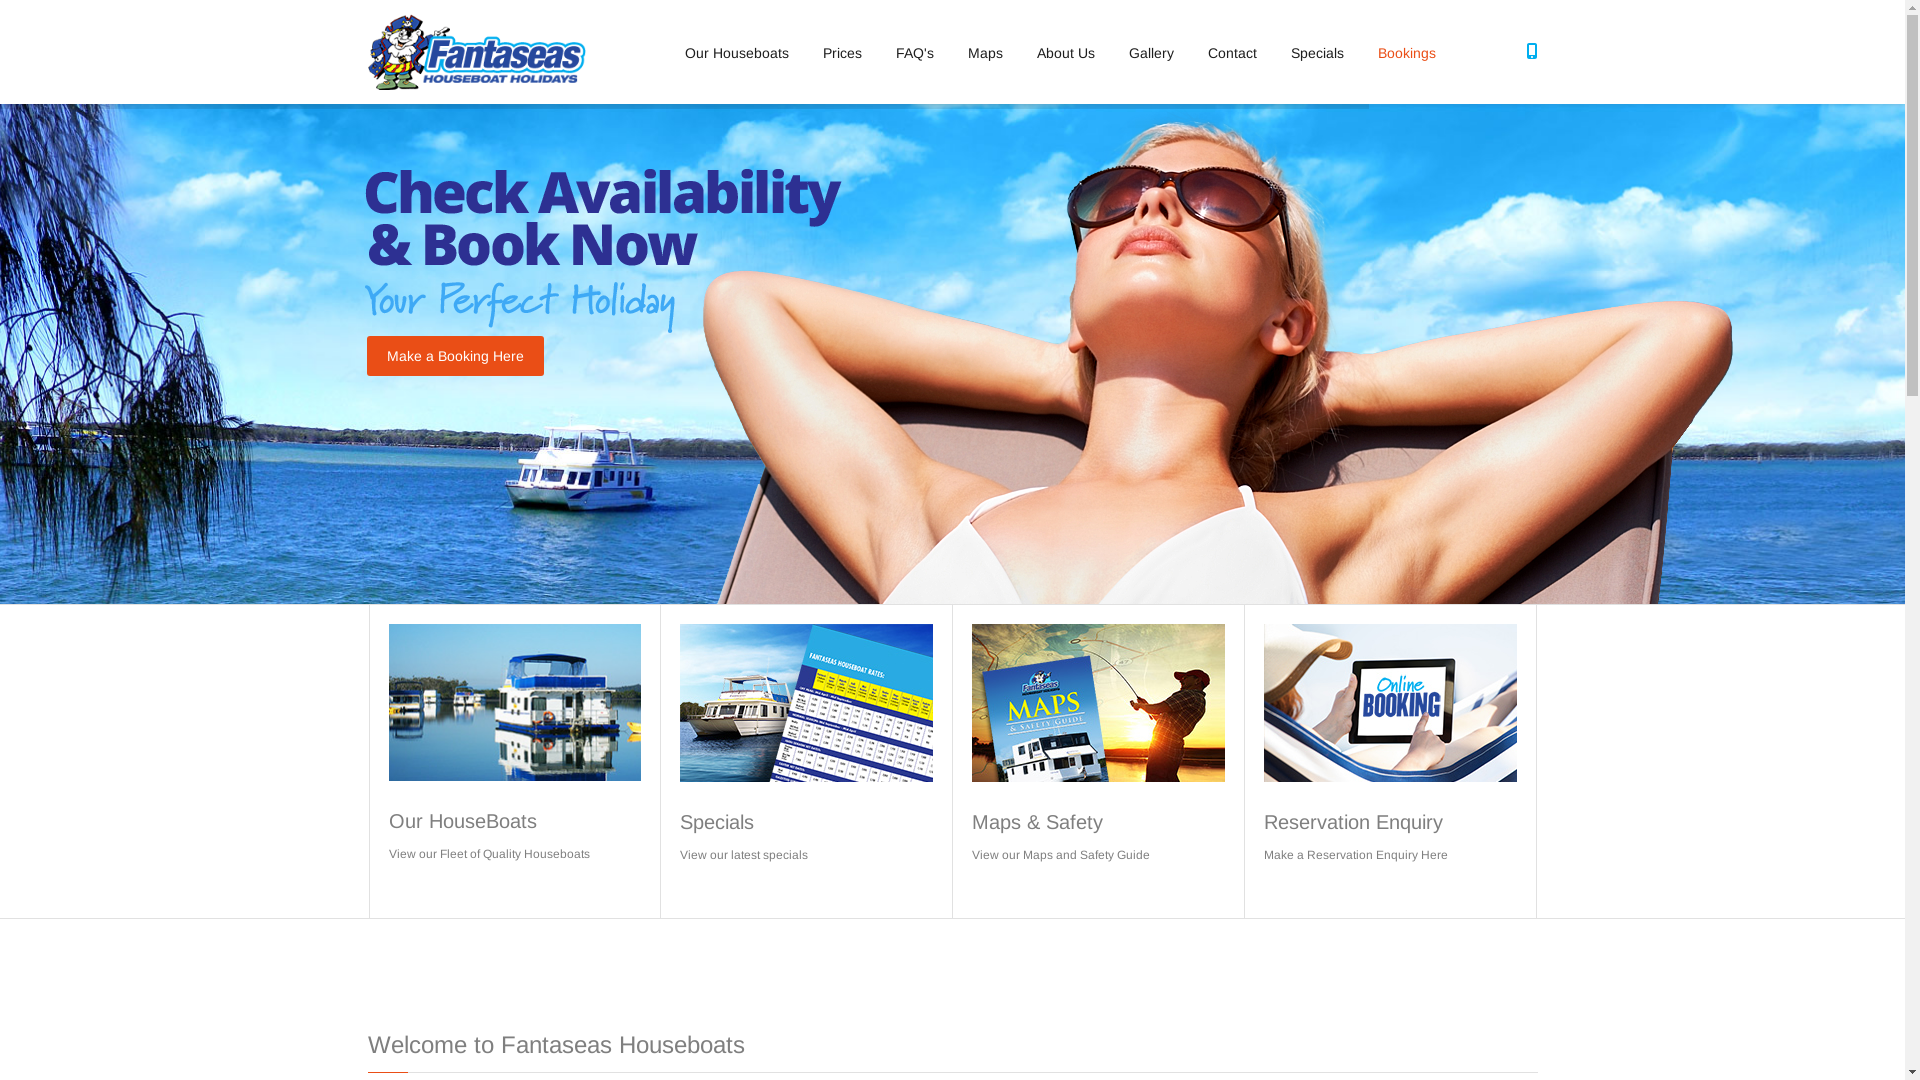 This screenshot has height=1080, width=1920. Describe the element at coordinates (1275, 52) in the screenshot. I see `'Specials'` at that location.